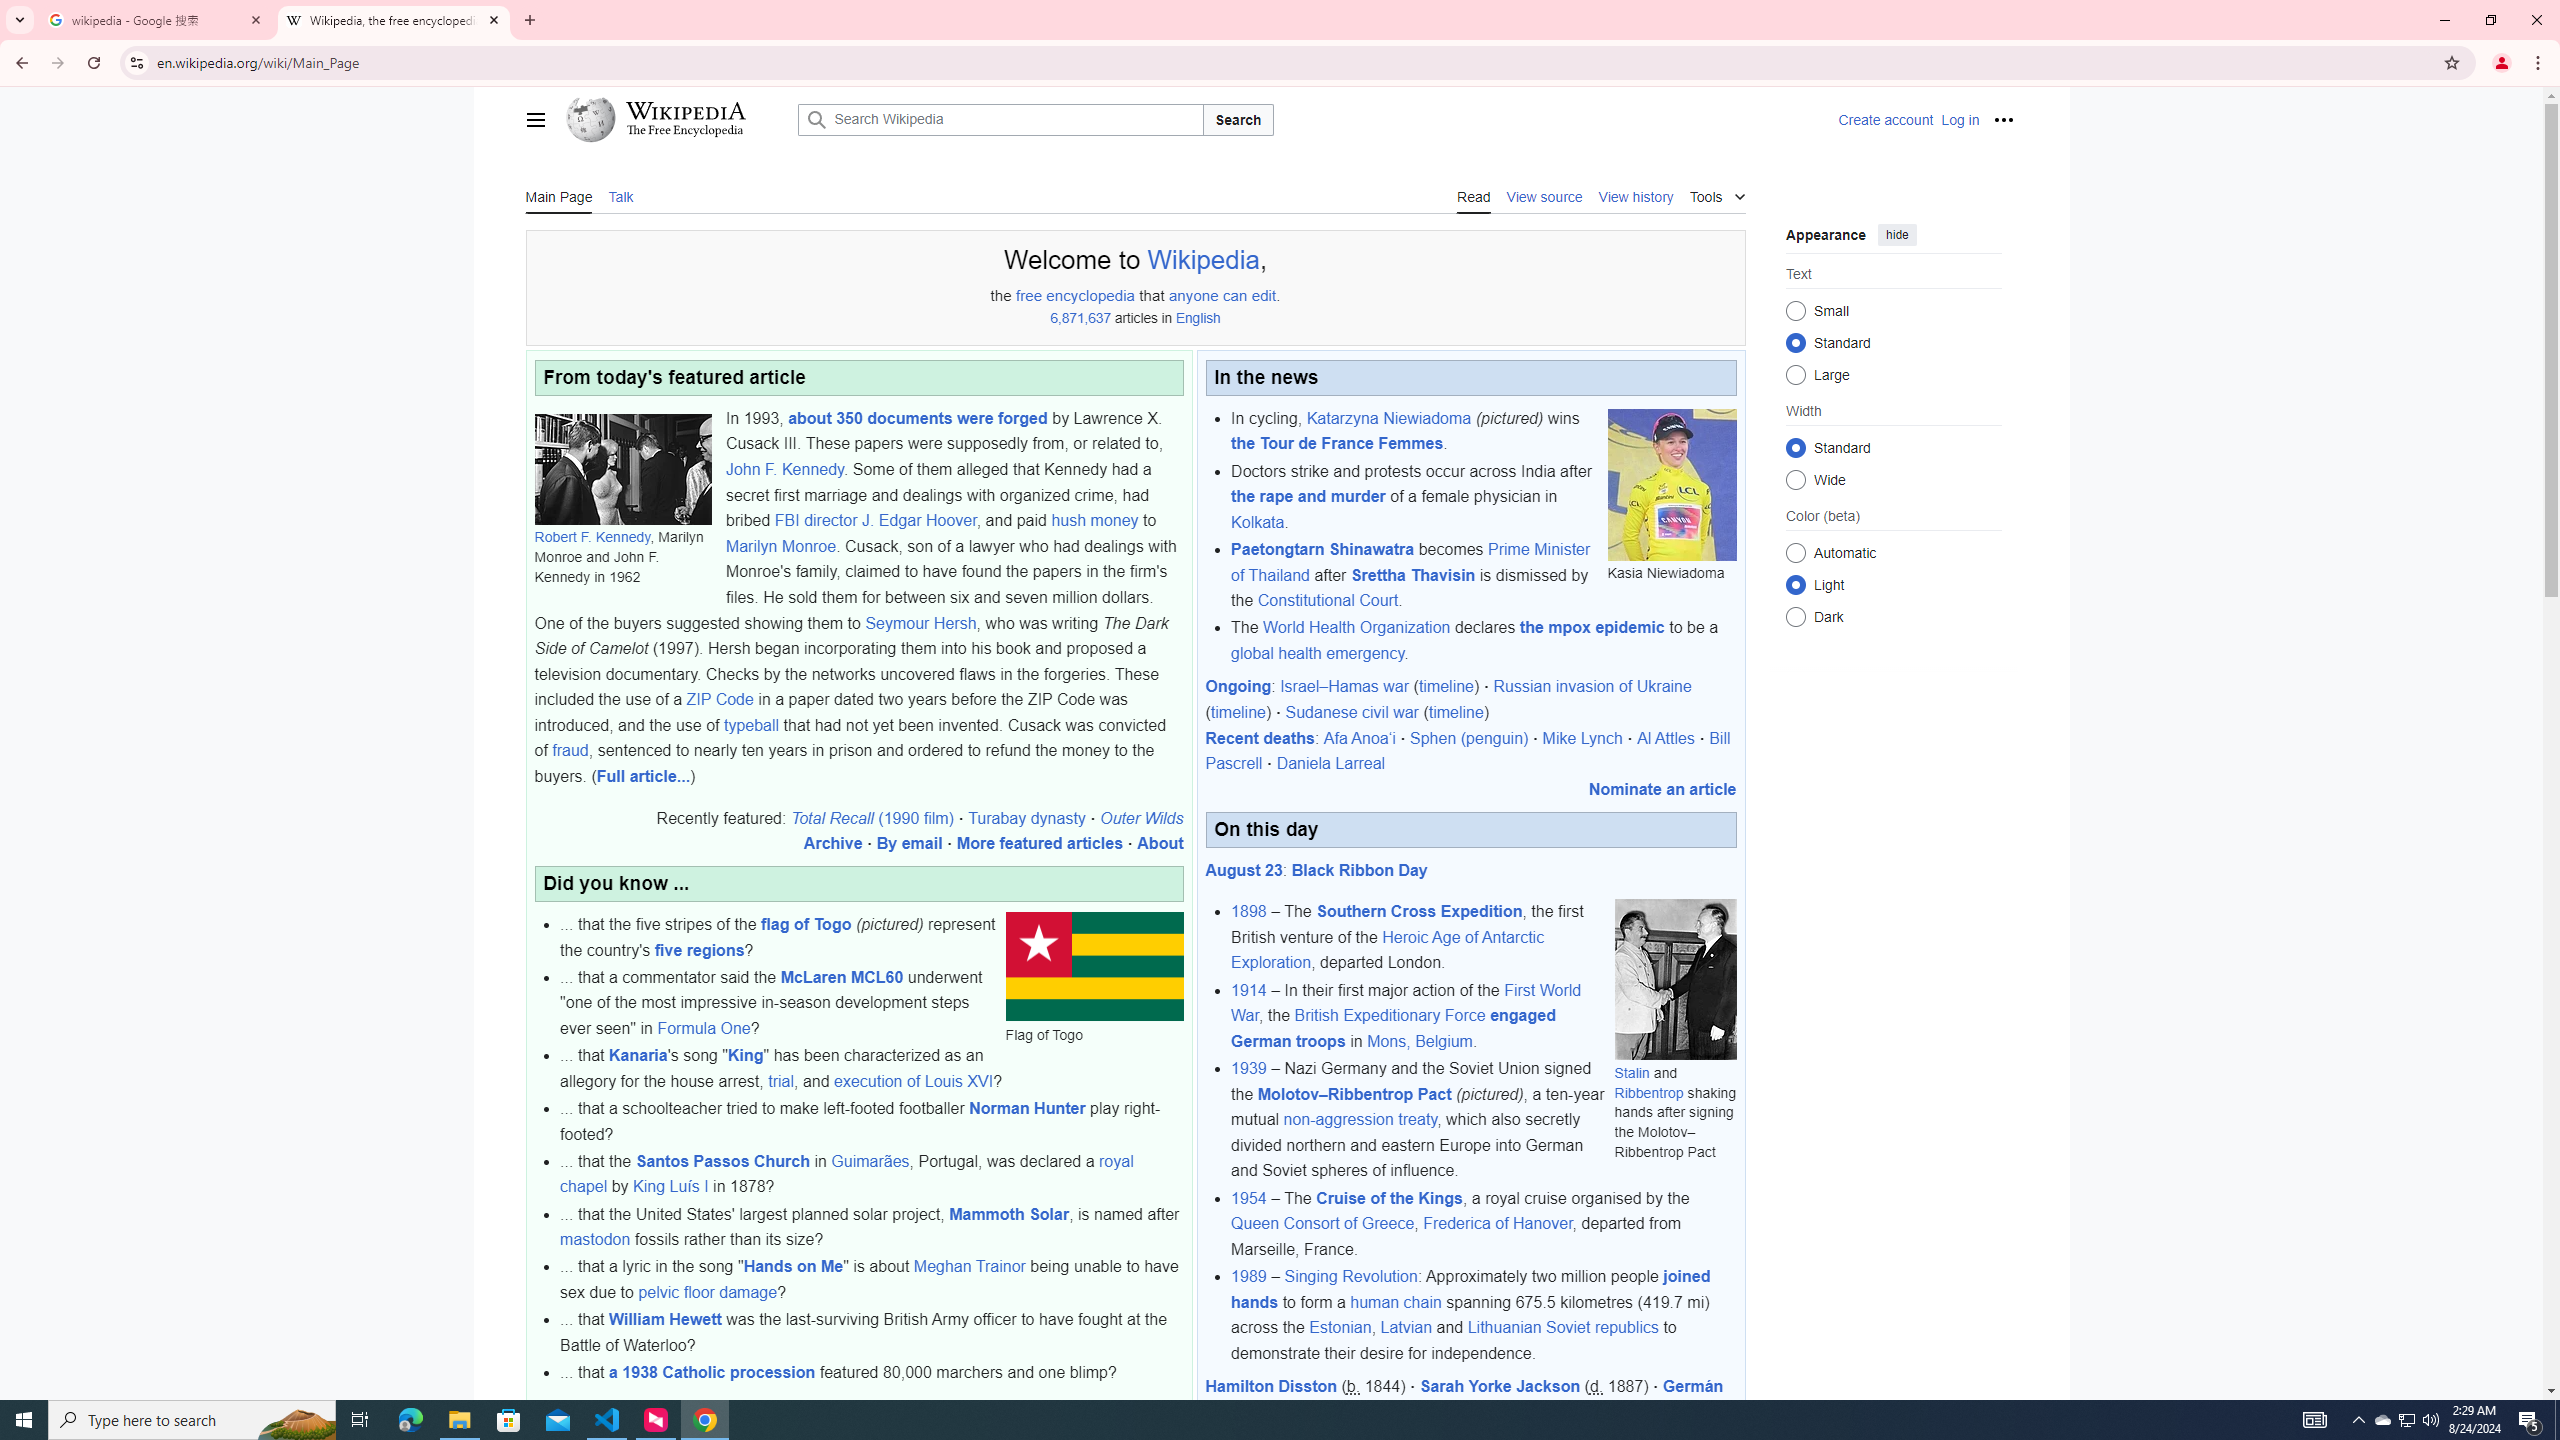 The image size is (2560, 1440). I want to click on 'Wikipedia The Free Encyclopedia', so click(676, 119).